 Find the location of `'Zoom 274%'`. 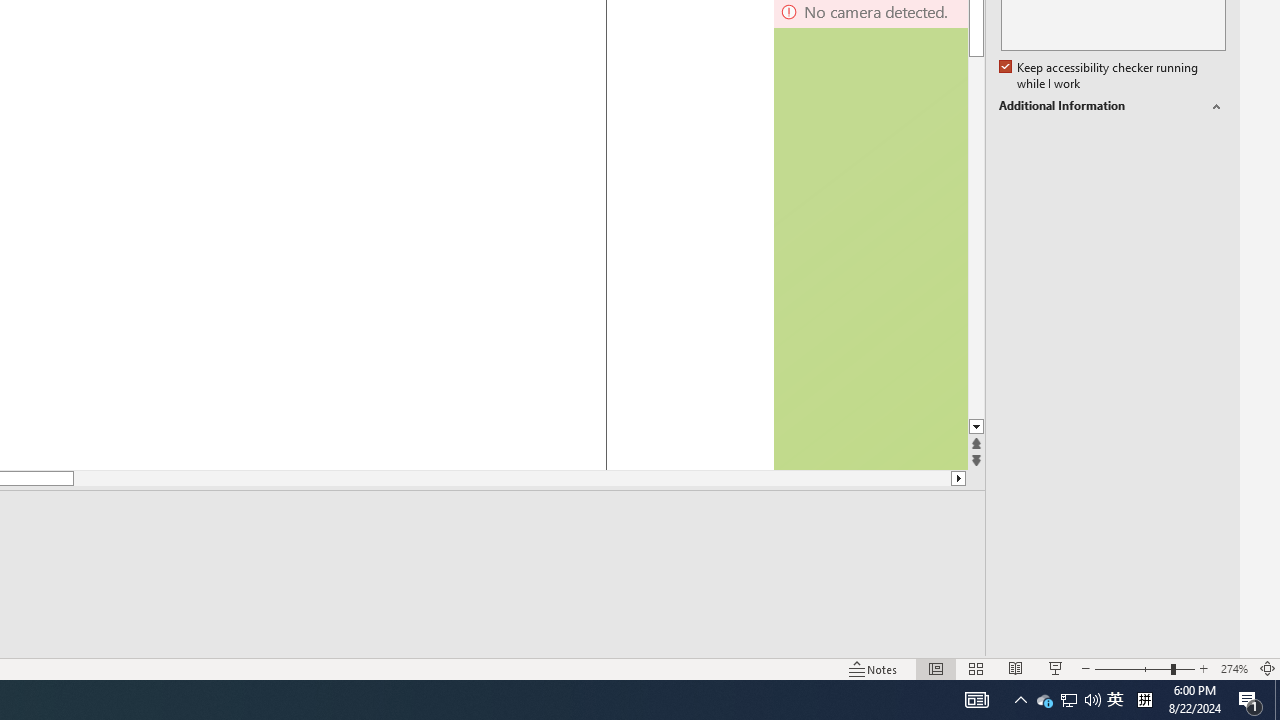

'Zoom 274%' is located at coordinates (1233, 669).